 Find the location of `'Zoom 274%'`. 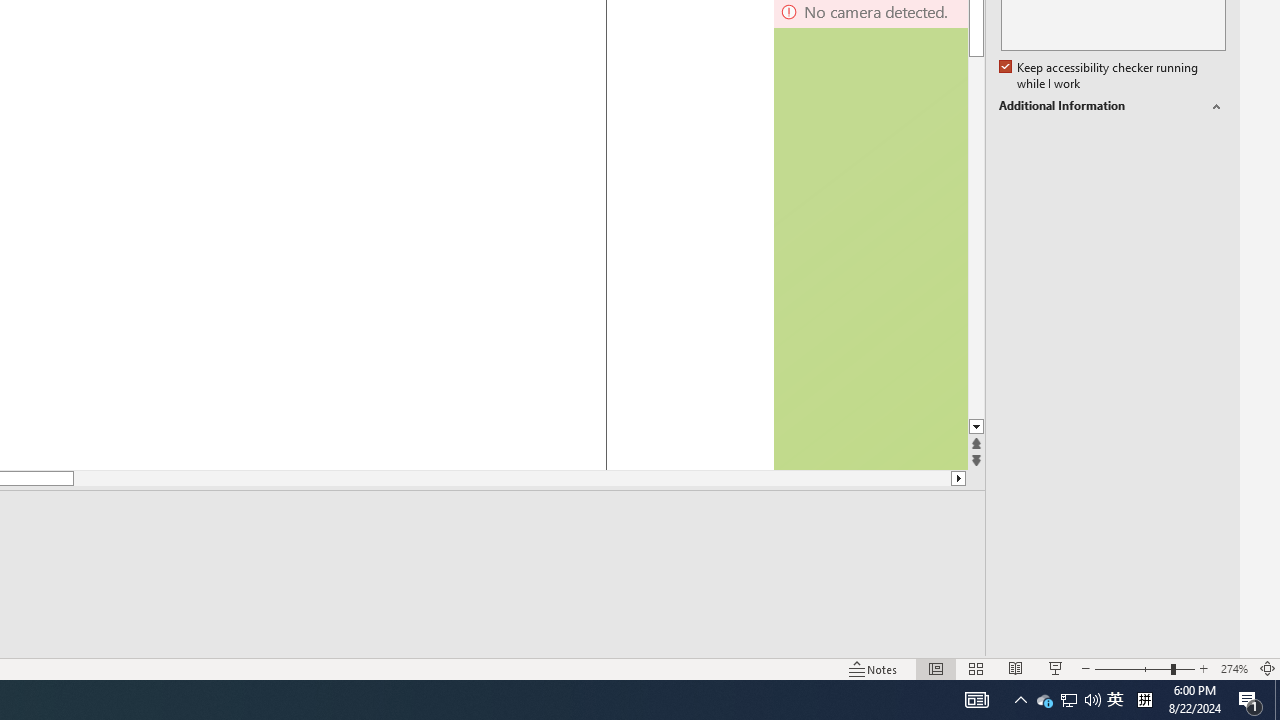

'Zoom 274%' is located at coordinates (1233, 669).